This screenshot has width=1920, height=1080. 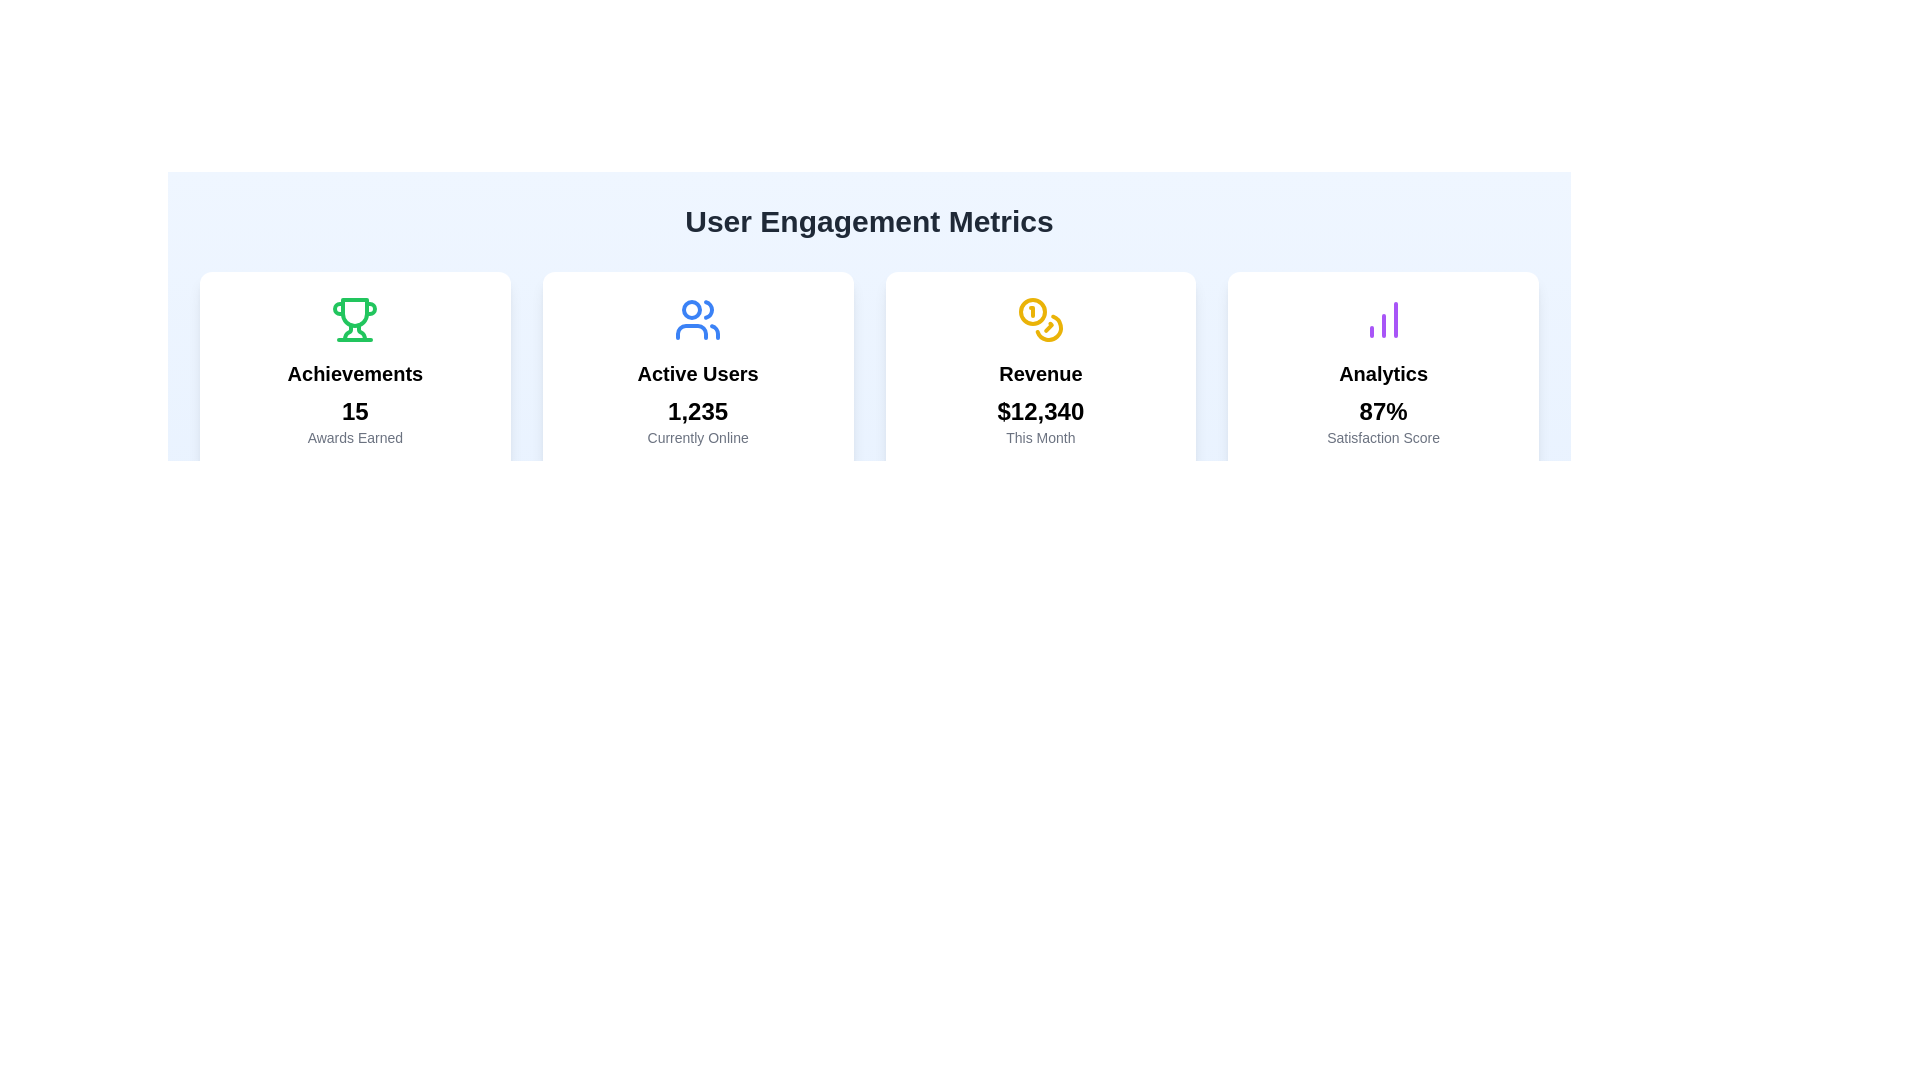 What do you see at coordinates (339, 308) in the screenshot?
I see `the curved line segment that is part of the green trophy icon within the 'Achievements' card, located at the top of the section` at bounding box center [339, 308].